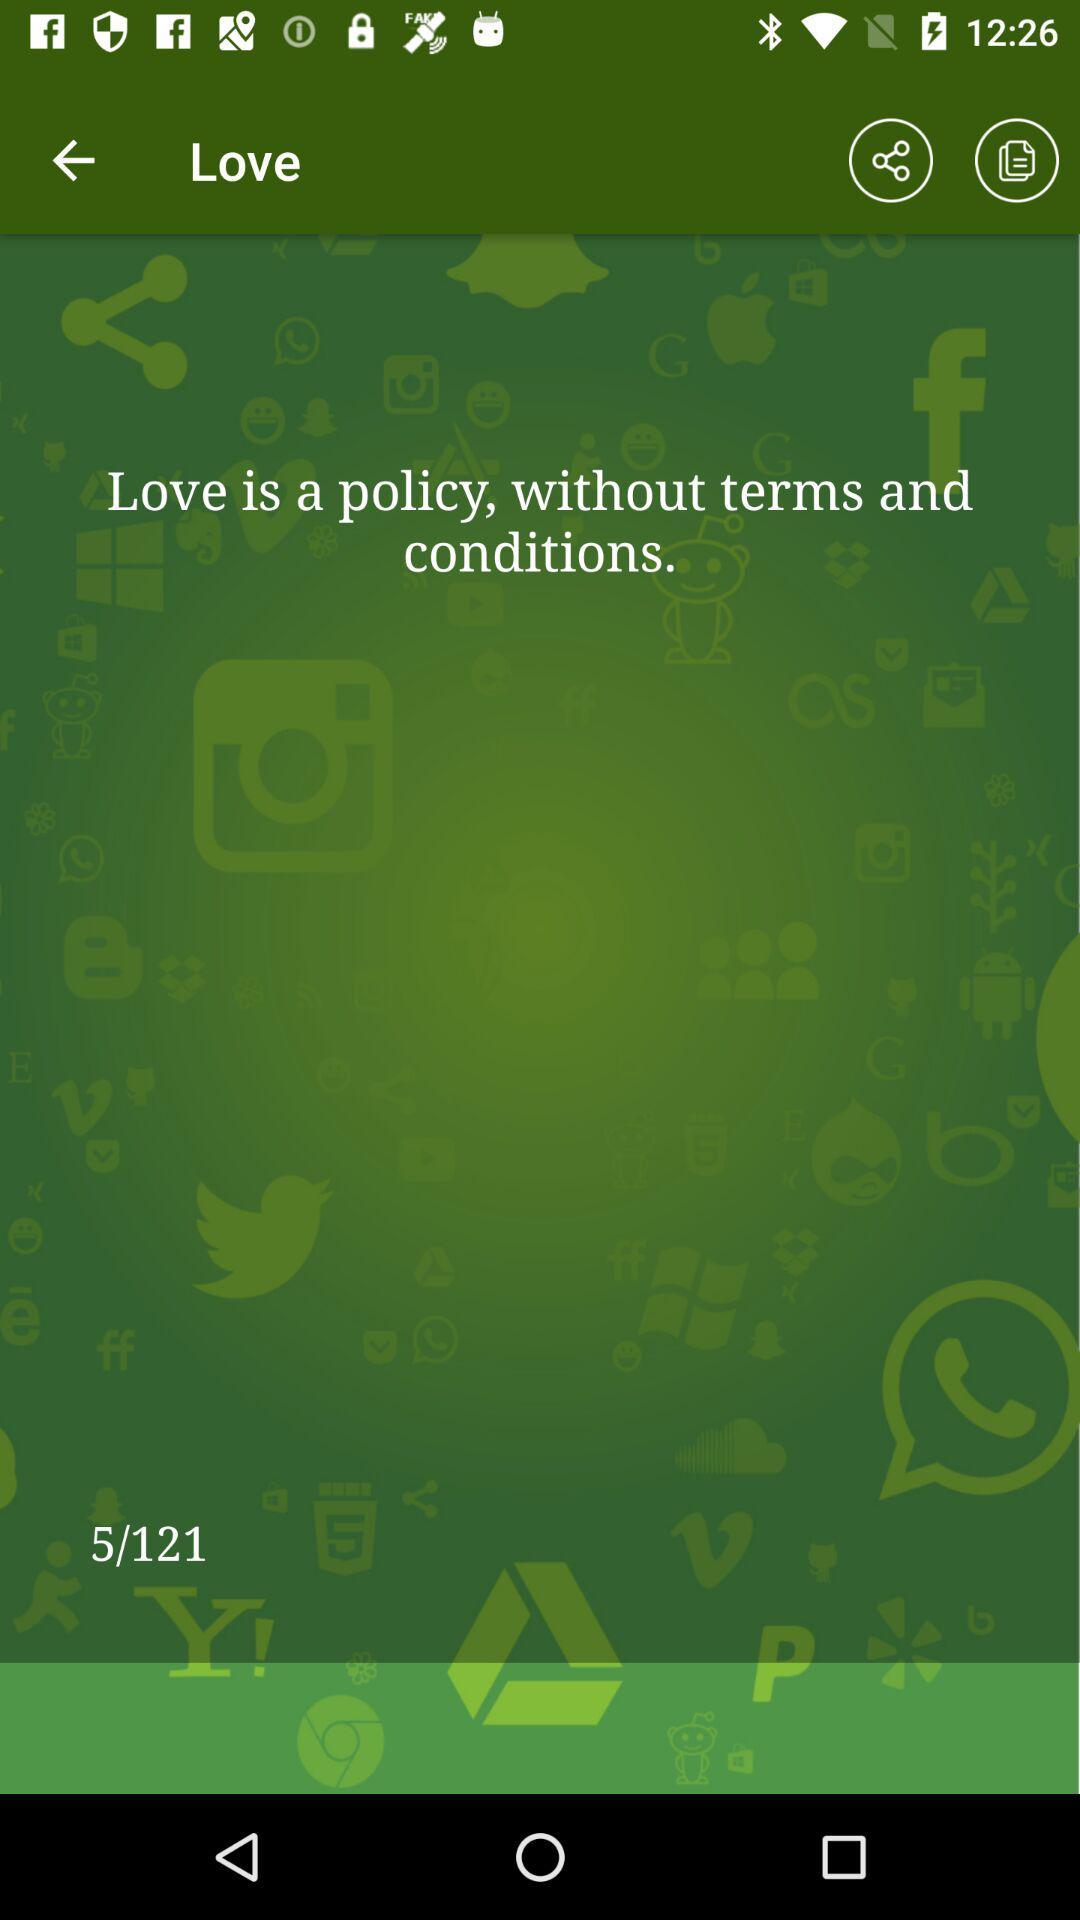 This screenshot has height=1920, width=1080. What do you see at coordinates (1017, 160) in the screenshot?
I see `screen selection` at bounding box center [1017, 160].